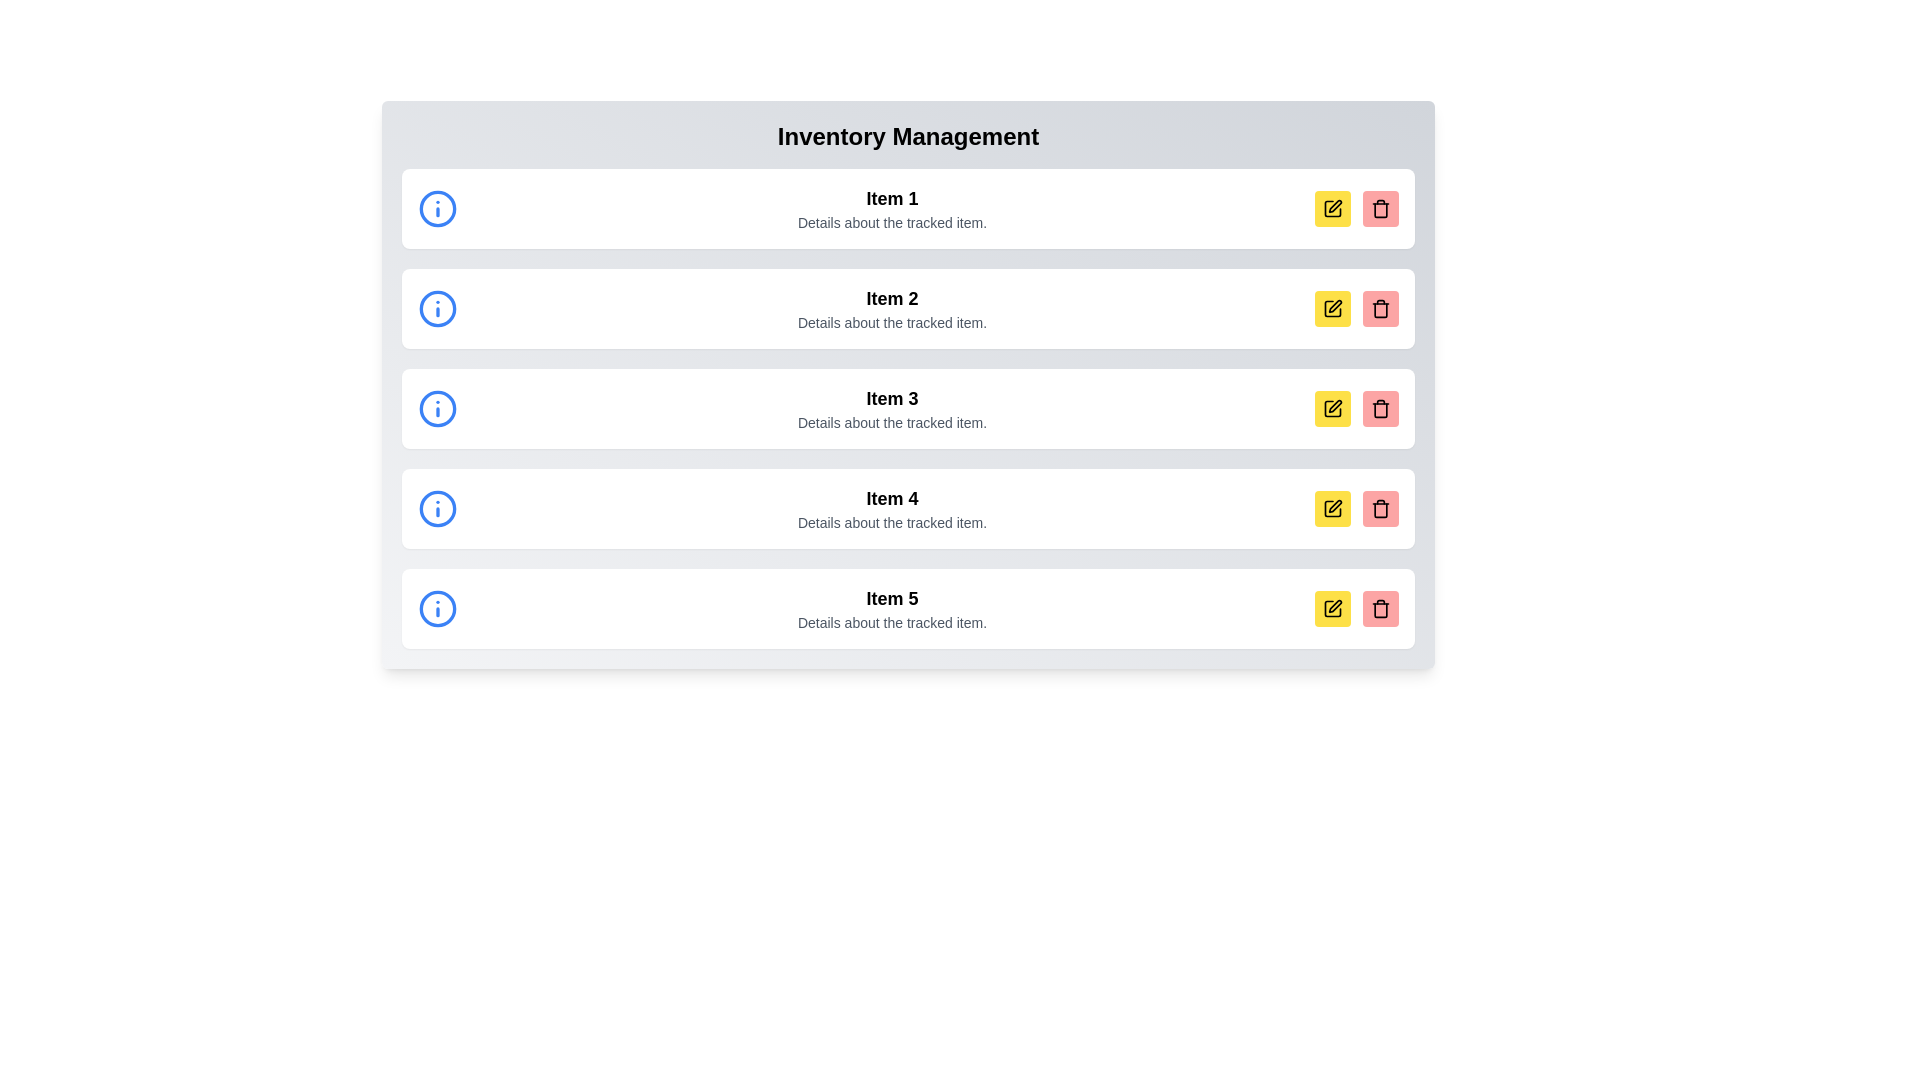  What do you see at coordinates (1380, 308) in the screenshot?
I see `the red button with a trash can icon` at bounding box center [1380, 308].